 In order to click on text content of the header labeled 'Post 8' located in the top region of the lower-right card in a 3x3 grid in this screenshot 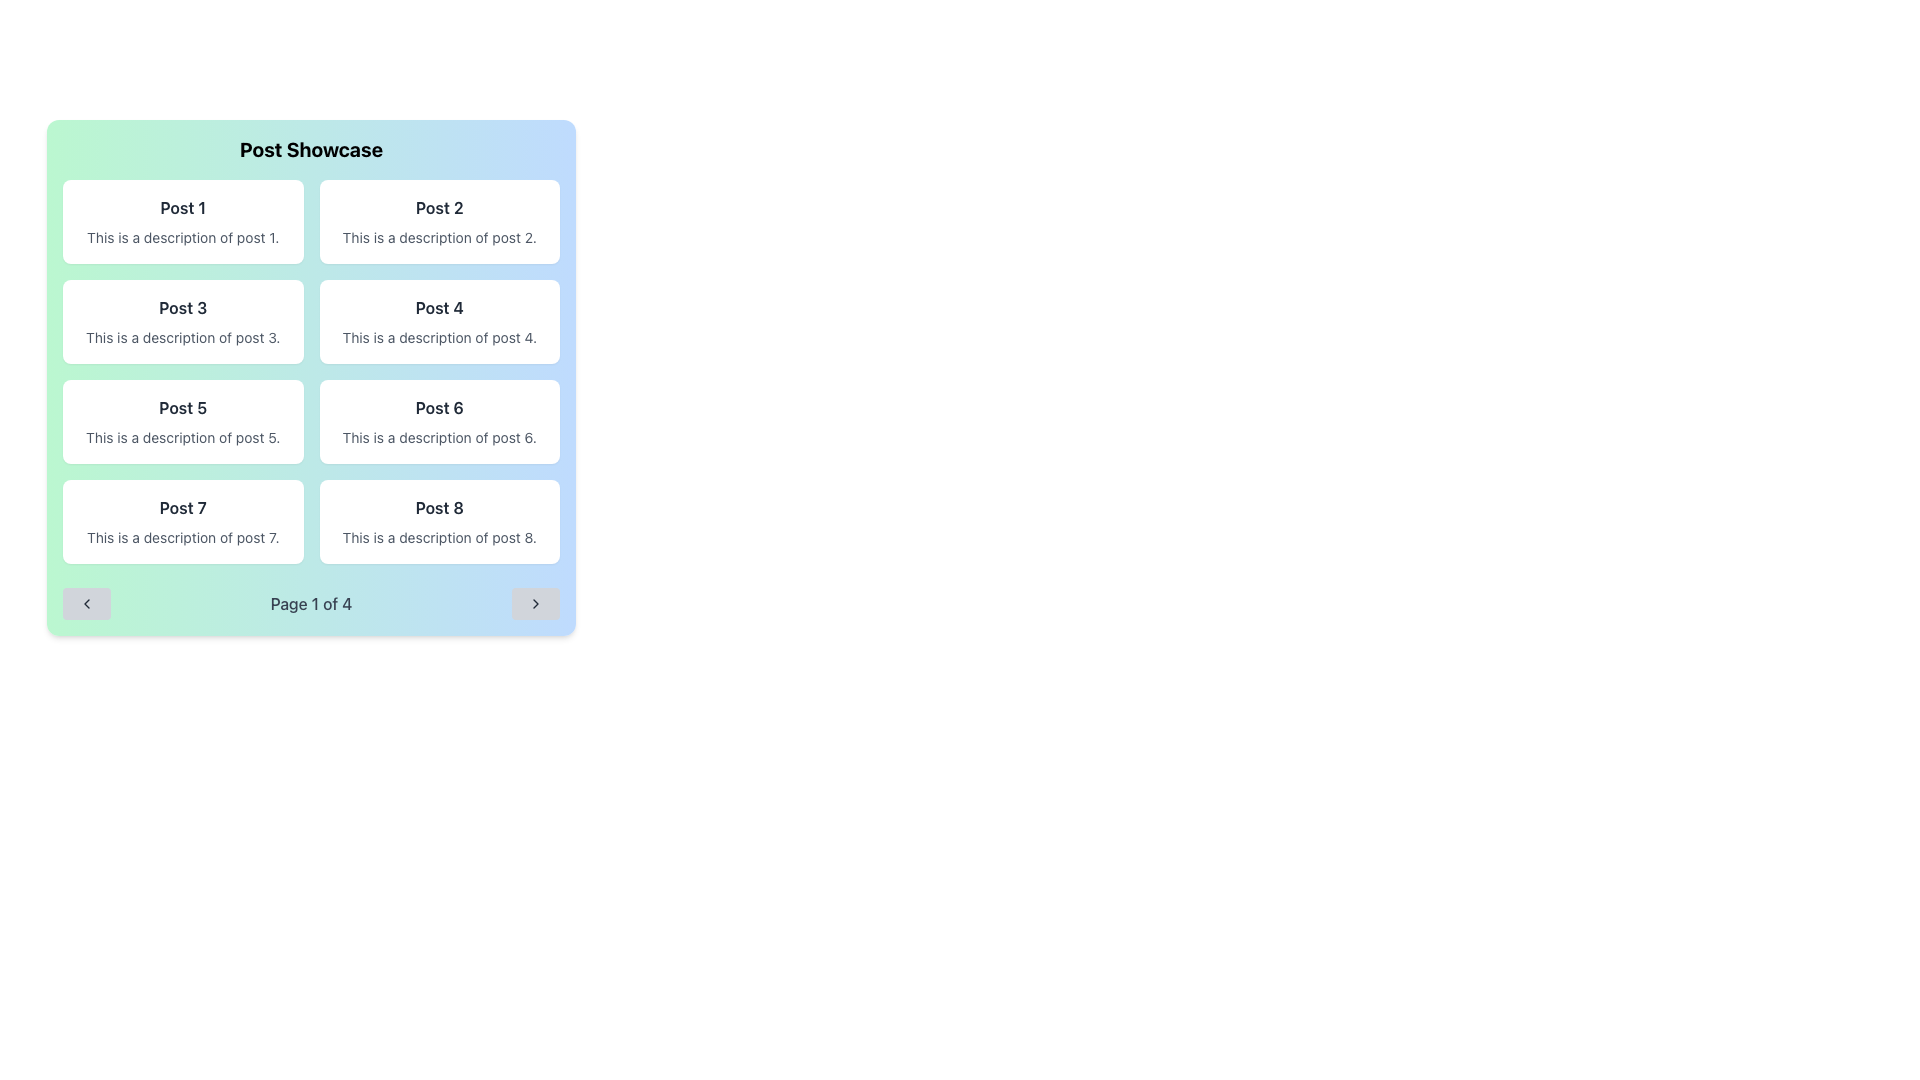, I will do `click(438, 507)`.